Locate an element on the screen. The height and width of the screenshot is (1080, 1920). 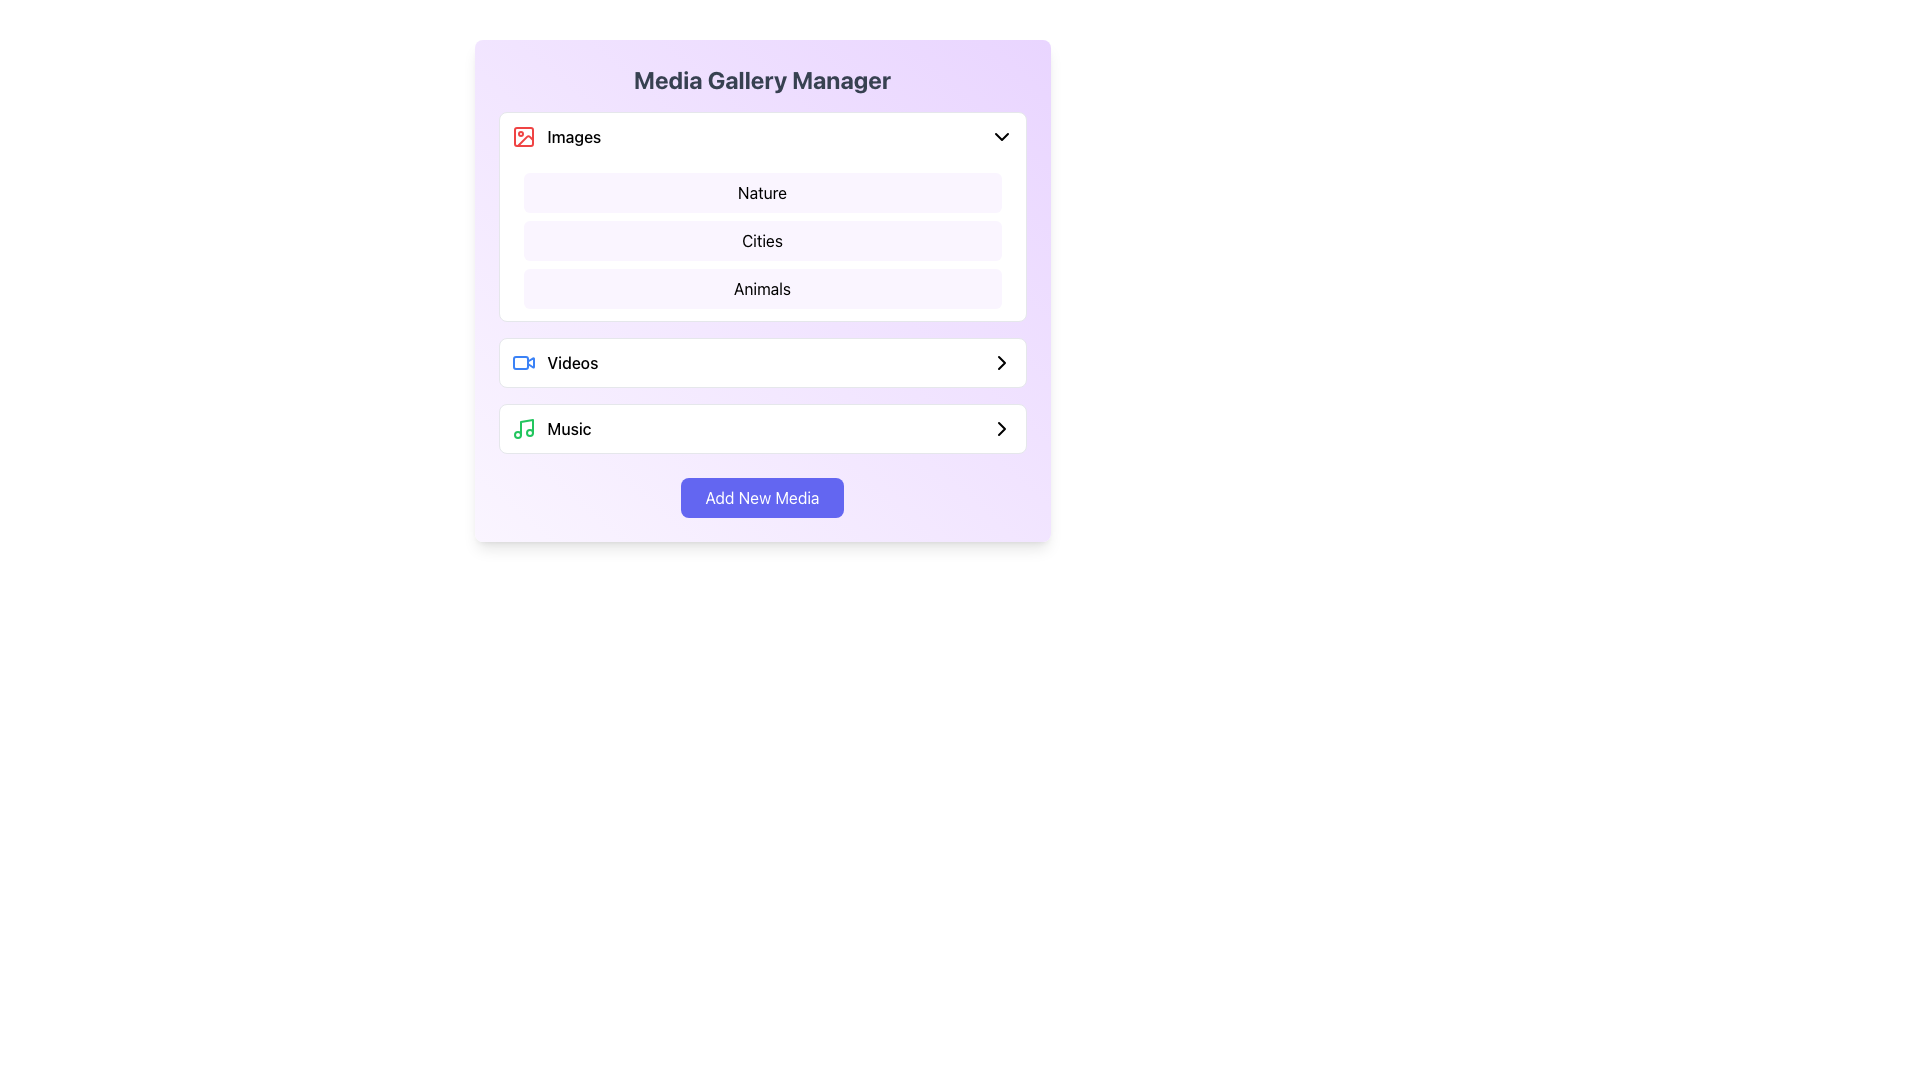
the Text label indicating the section pertains to images in the Media Gallery Manager panel is located at coordinates (573, 136).